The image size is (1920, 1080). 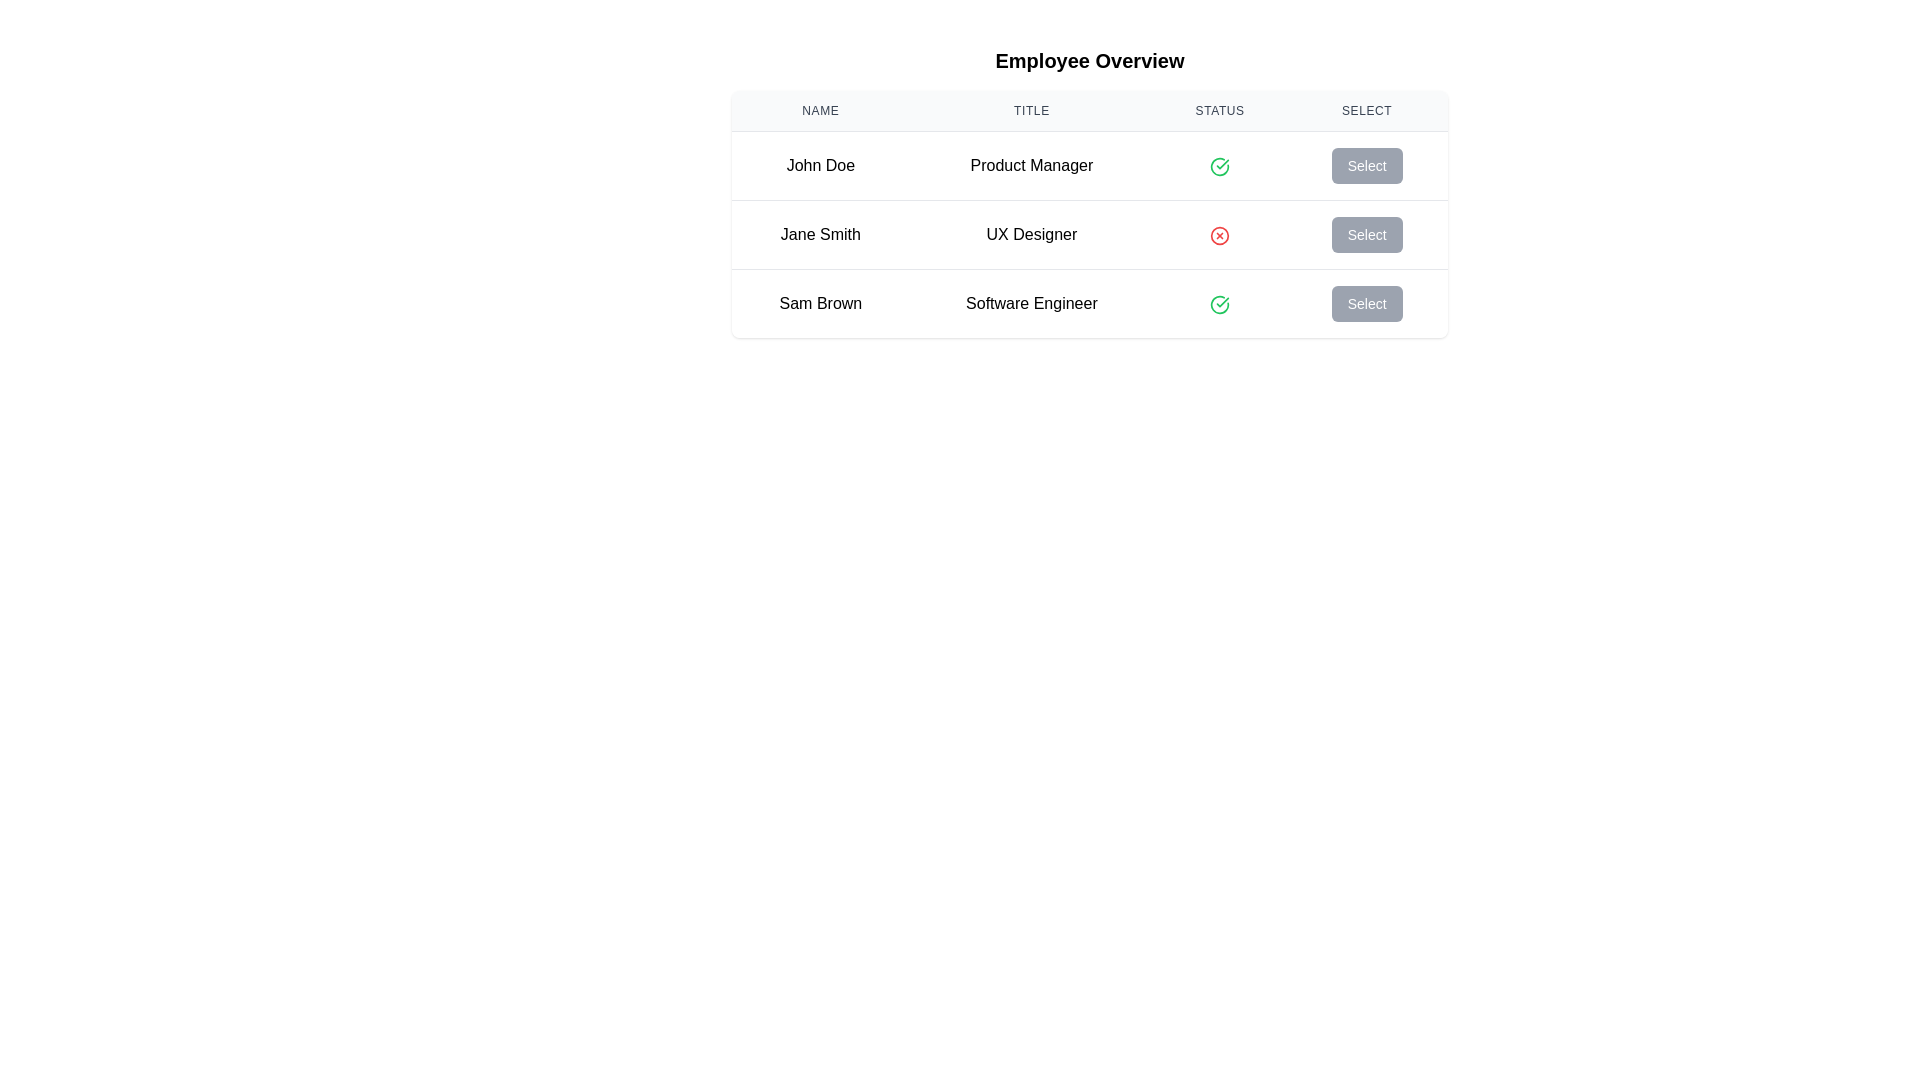 What do you see at coordinates (1219, 303) in the screenshot?
I see `the status icon indicating a positive confirmation for the employee 'Sam Brown' in the third row of the table` at bounding box center [1219, 303].